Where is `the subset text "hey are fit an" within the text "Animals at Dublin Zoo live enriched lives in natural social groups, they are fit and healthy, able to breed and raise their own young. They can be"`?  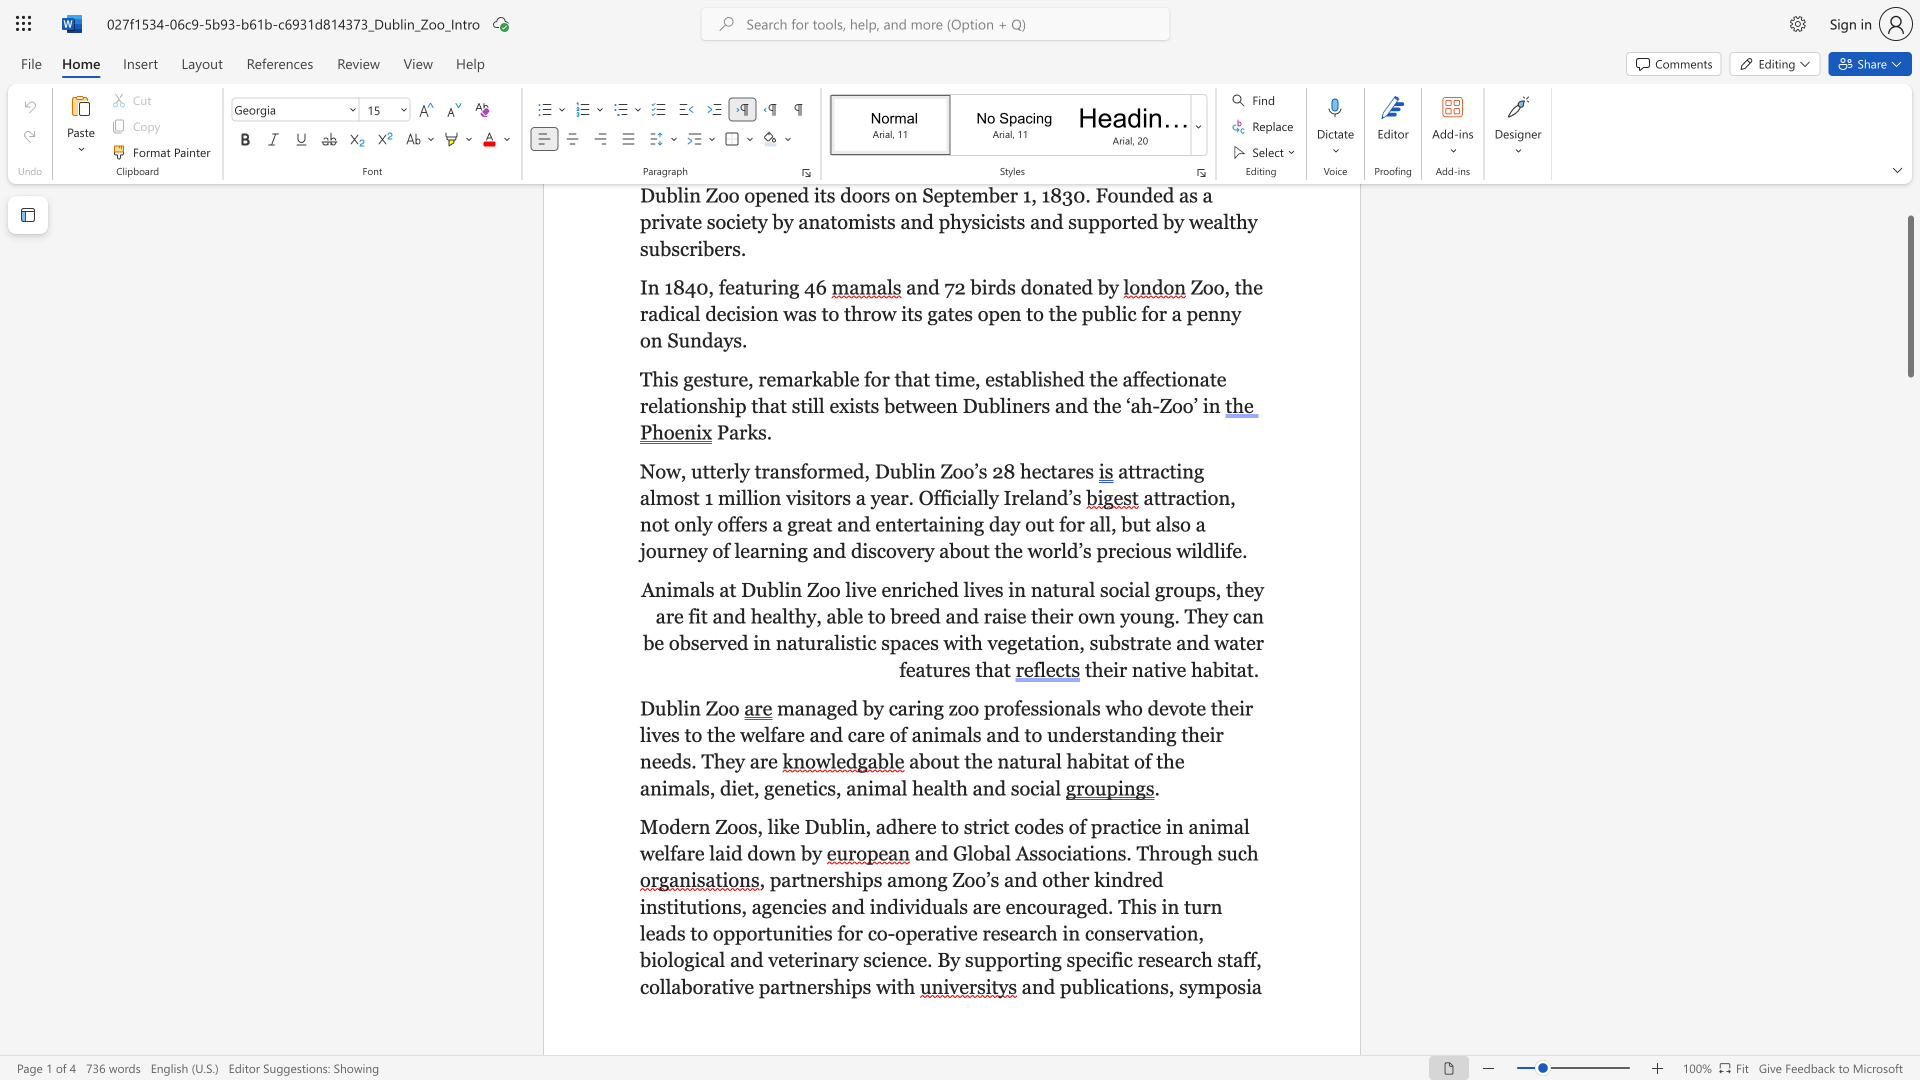 the subset text "hey are fit an" within the text "Animals at Dublin Zoo live enriched lives in natural social groups, they are fit and healthy, able to breed and raise their own young. They can be" is located at coordinates (1231, 588).